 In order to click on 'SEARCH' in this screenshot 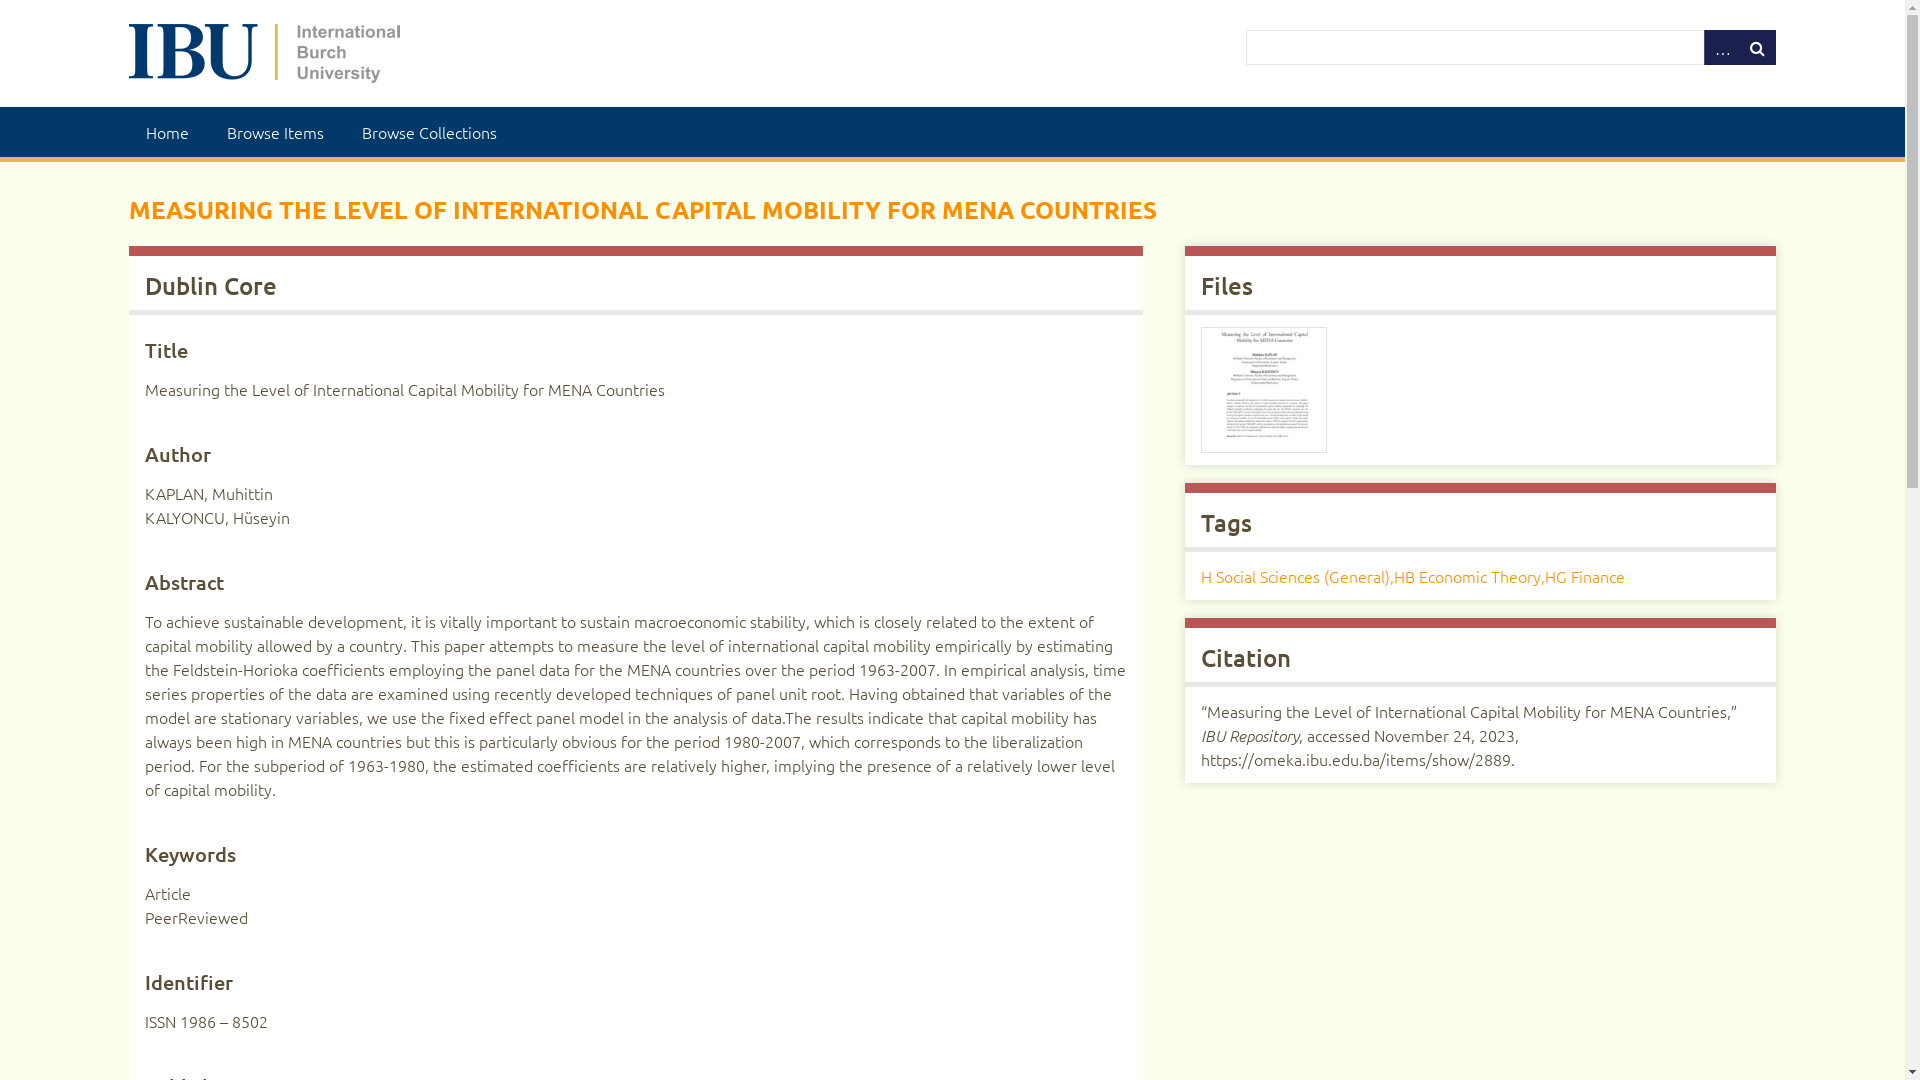, I will do `click(1756, 46)`.